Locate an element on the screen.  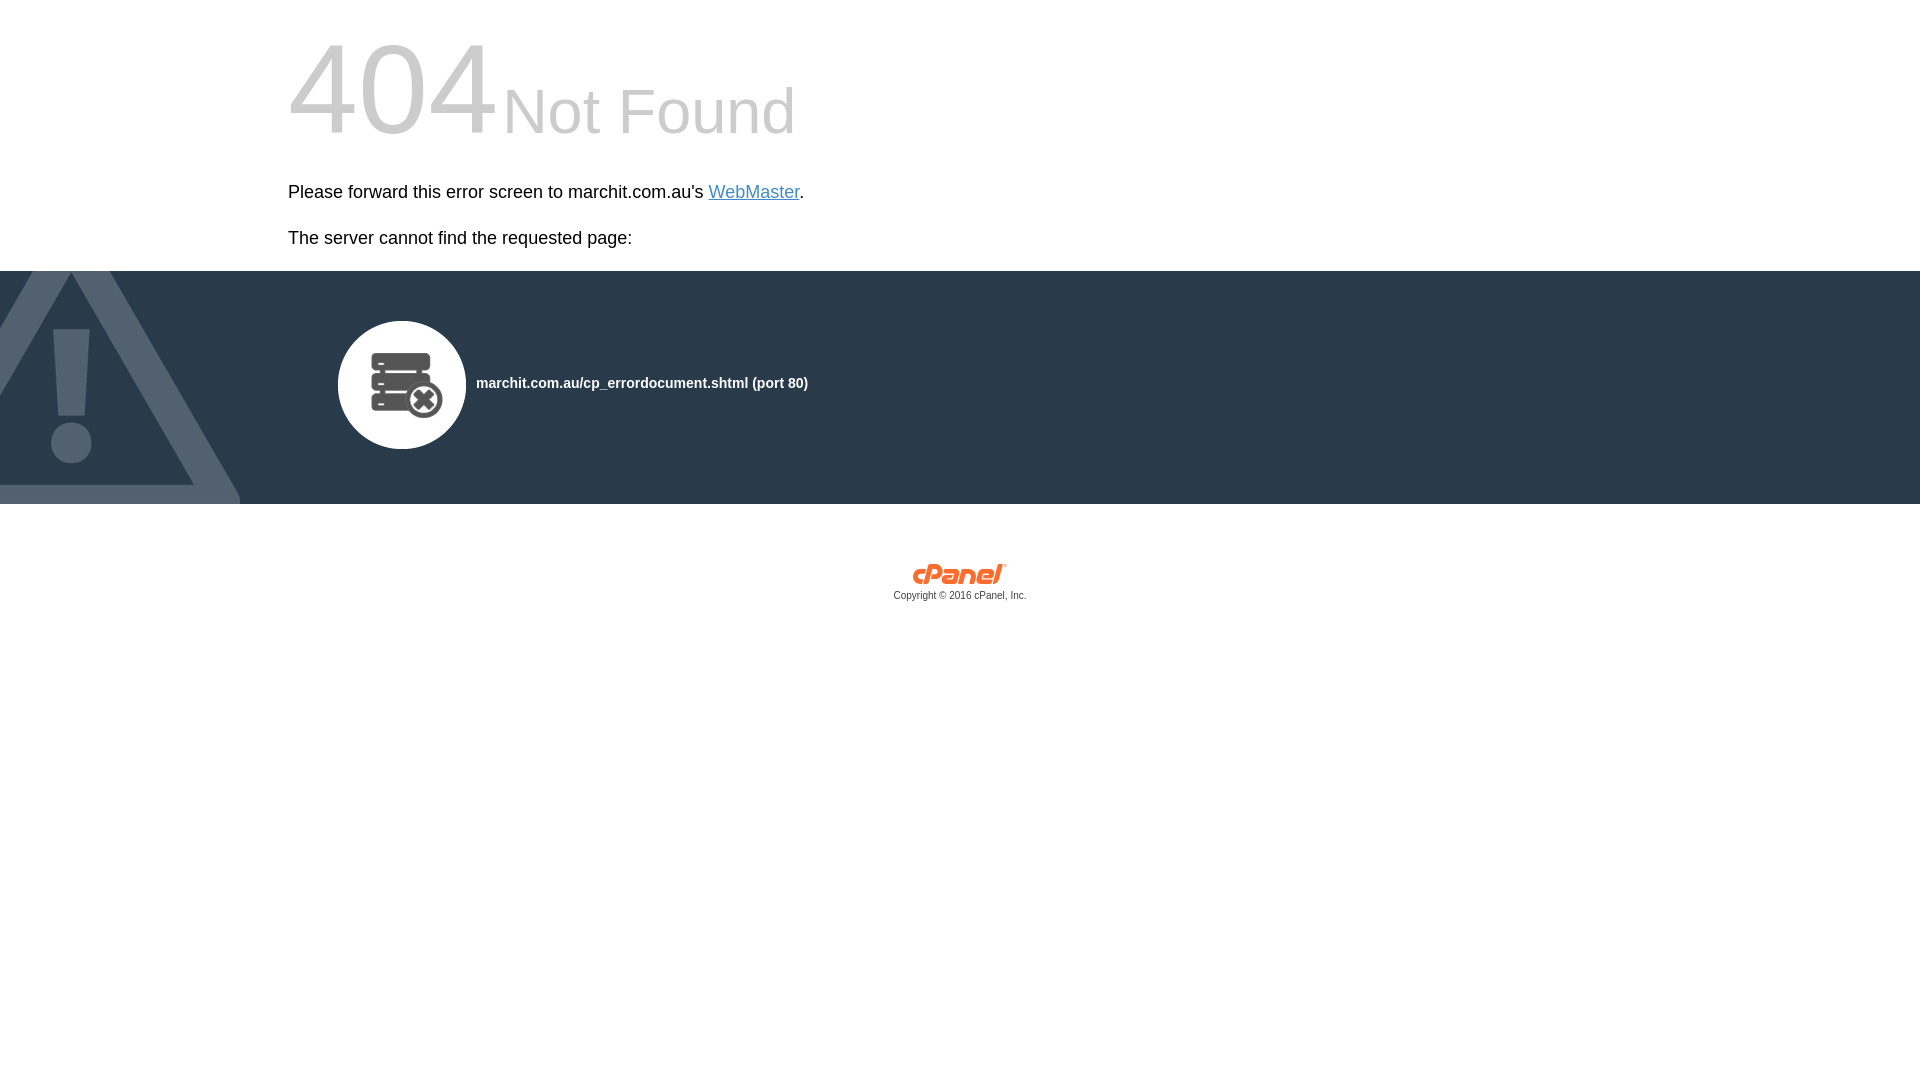
'WebMaster' is located at coordinates (753, 192).